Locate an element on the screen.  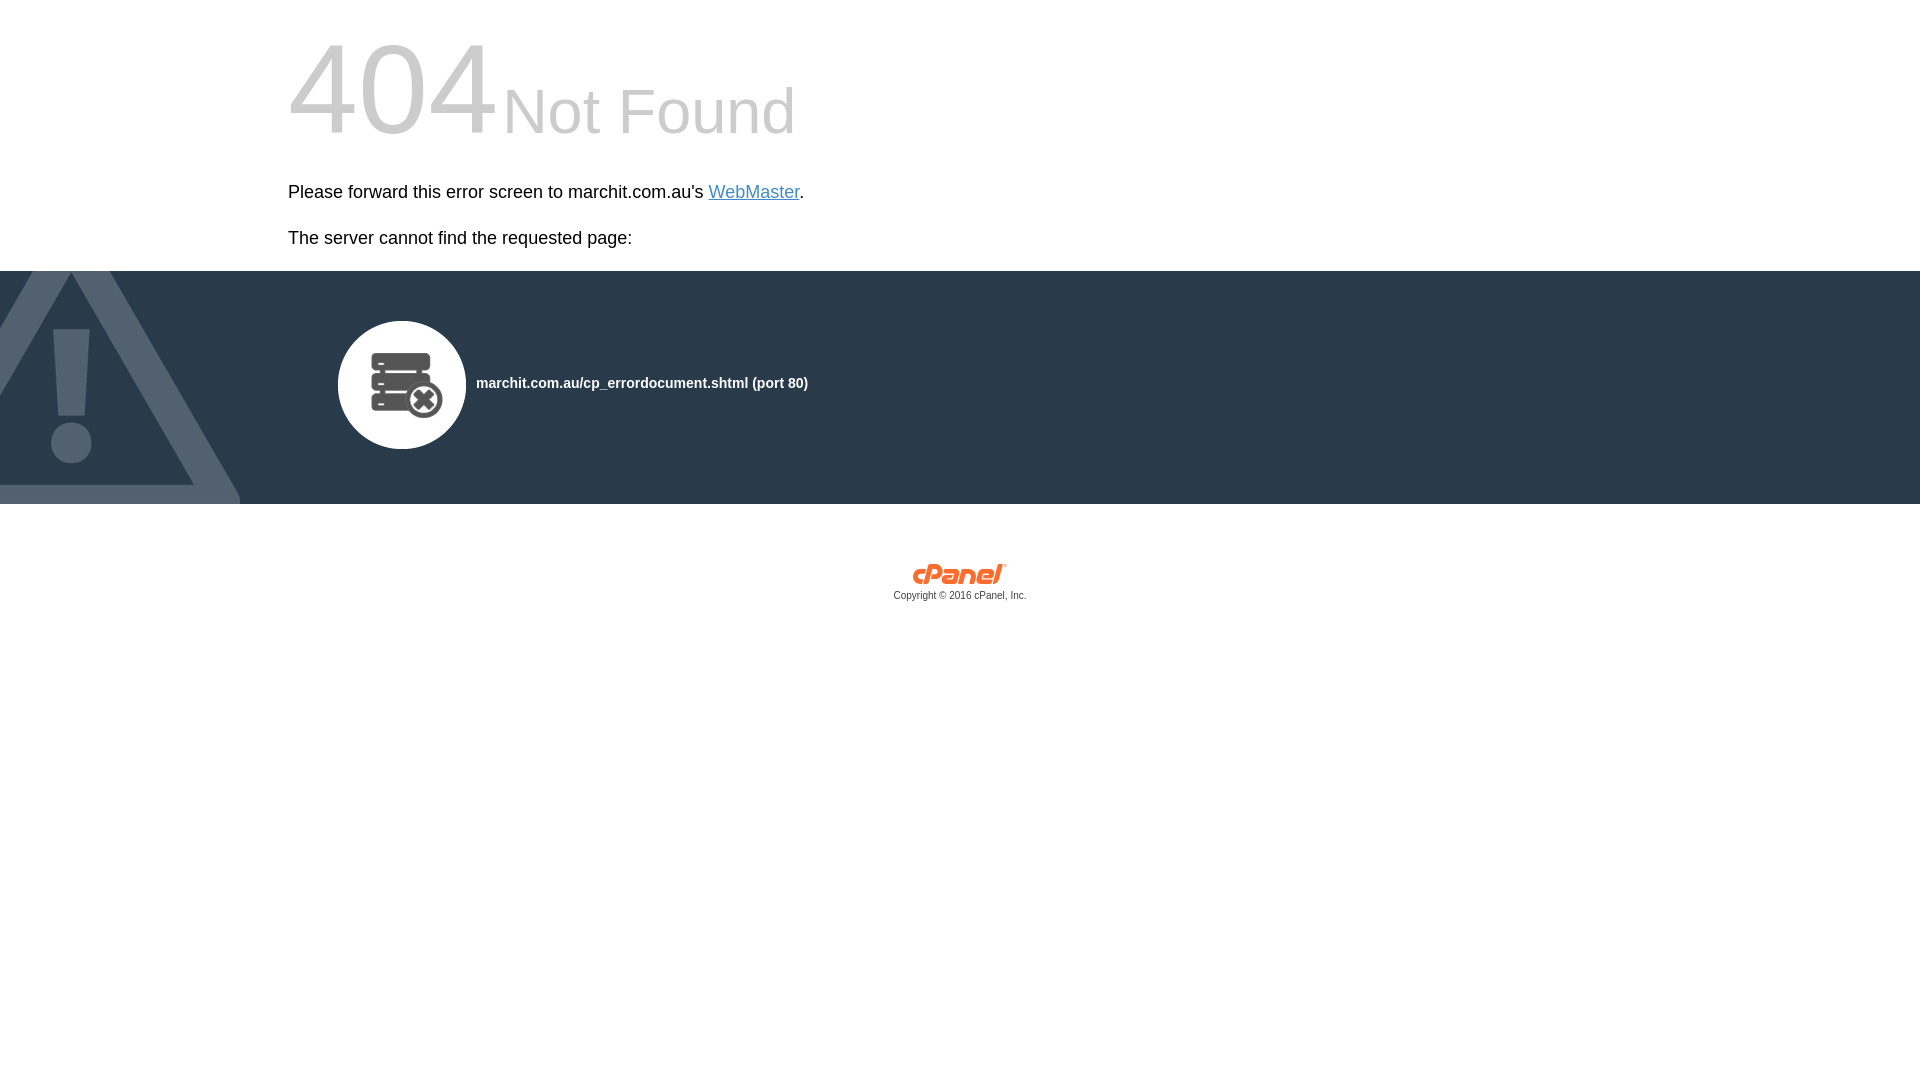
'WebMaster' is located at coordinates (753, 192).